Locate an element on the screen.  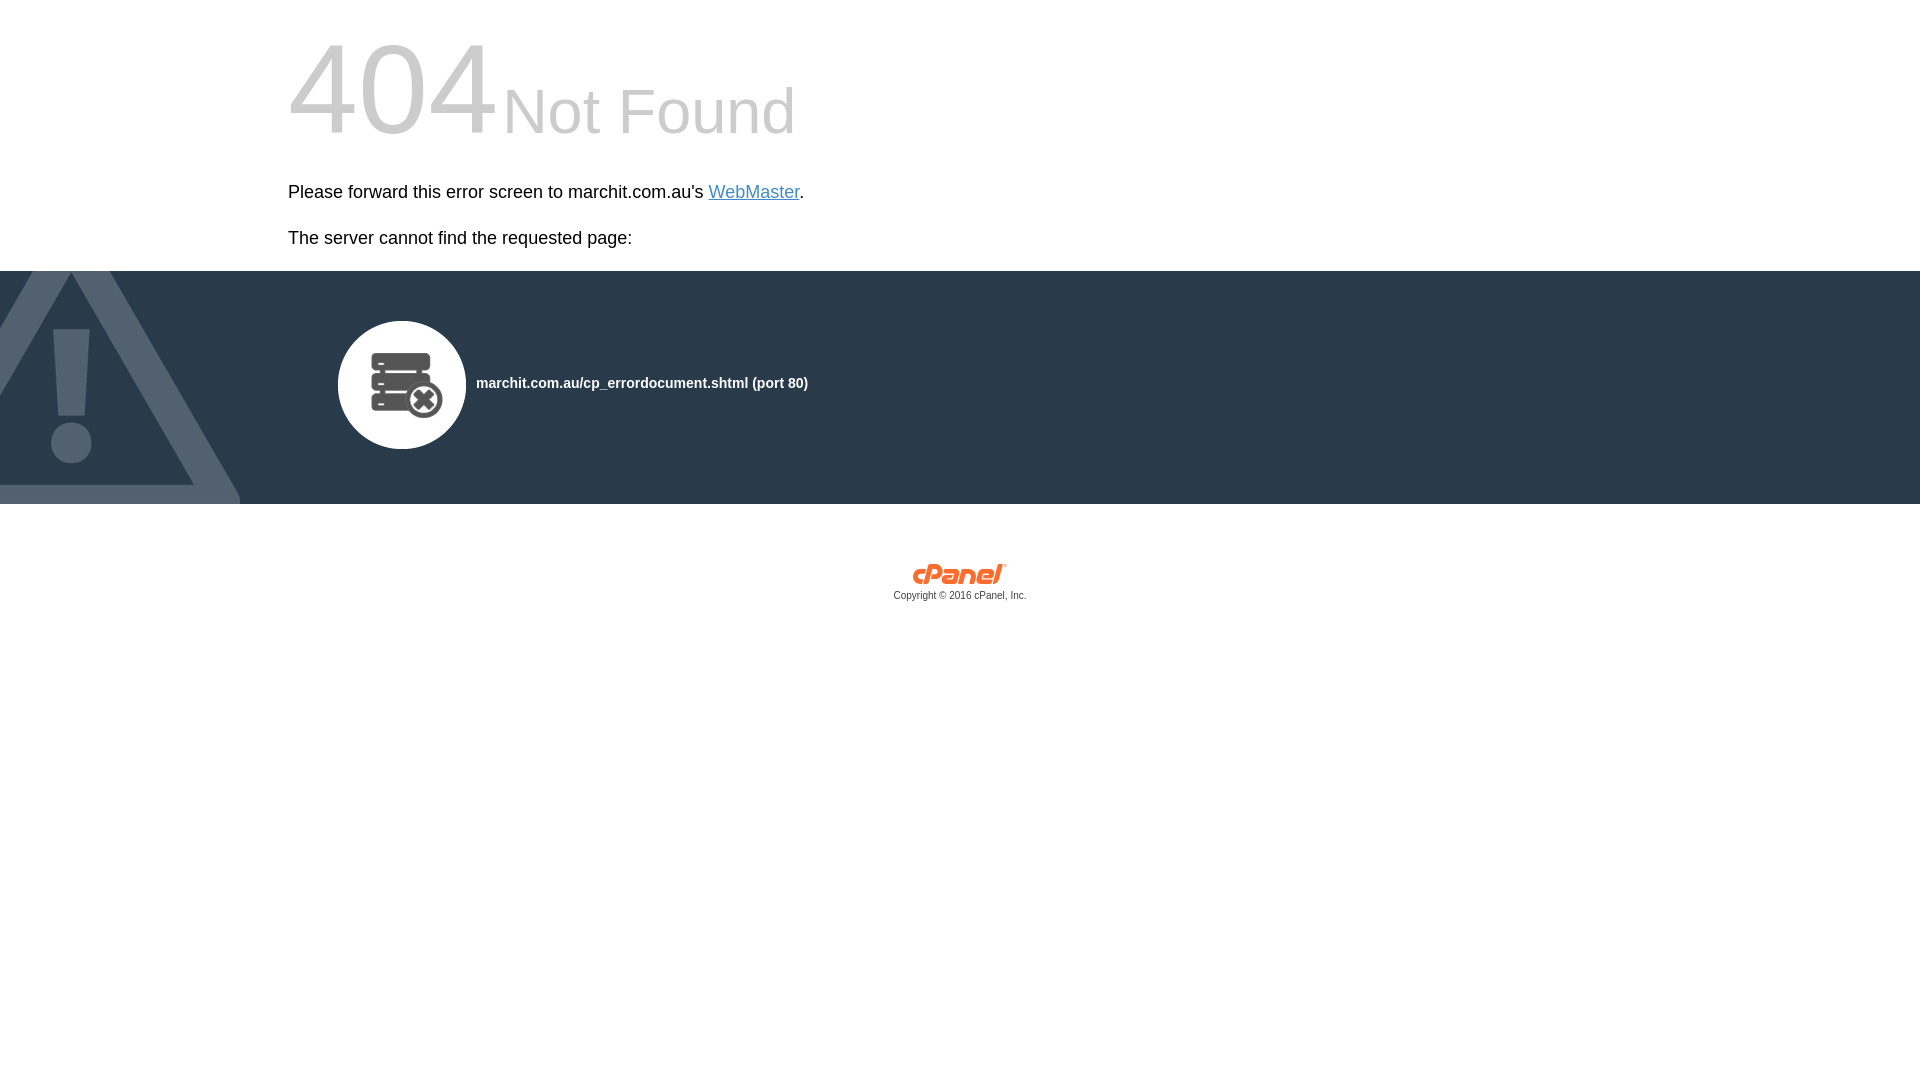
'WebMaster' is located at coordinates (753, 192).